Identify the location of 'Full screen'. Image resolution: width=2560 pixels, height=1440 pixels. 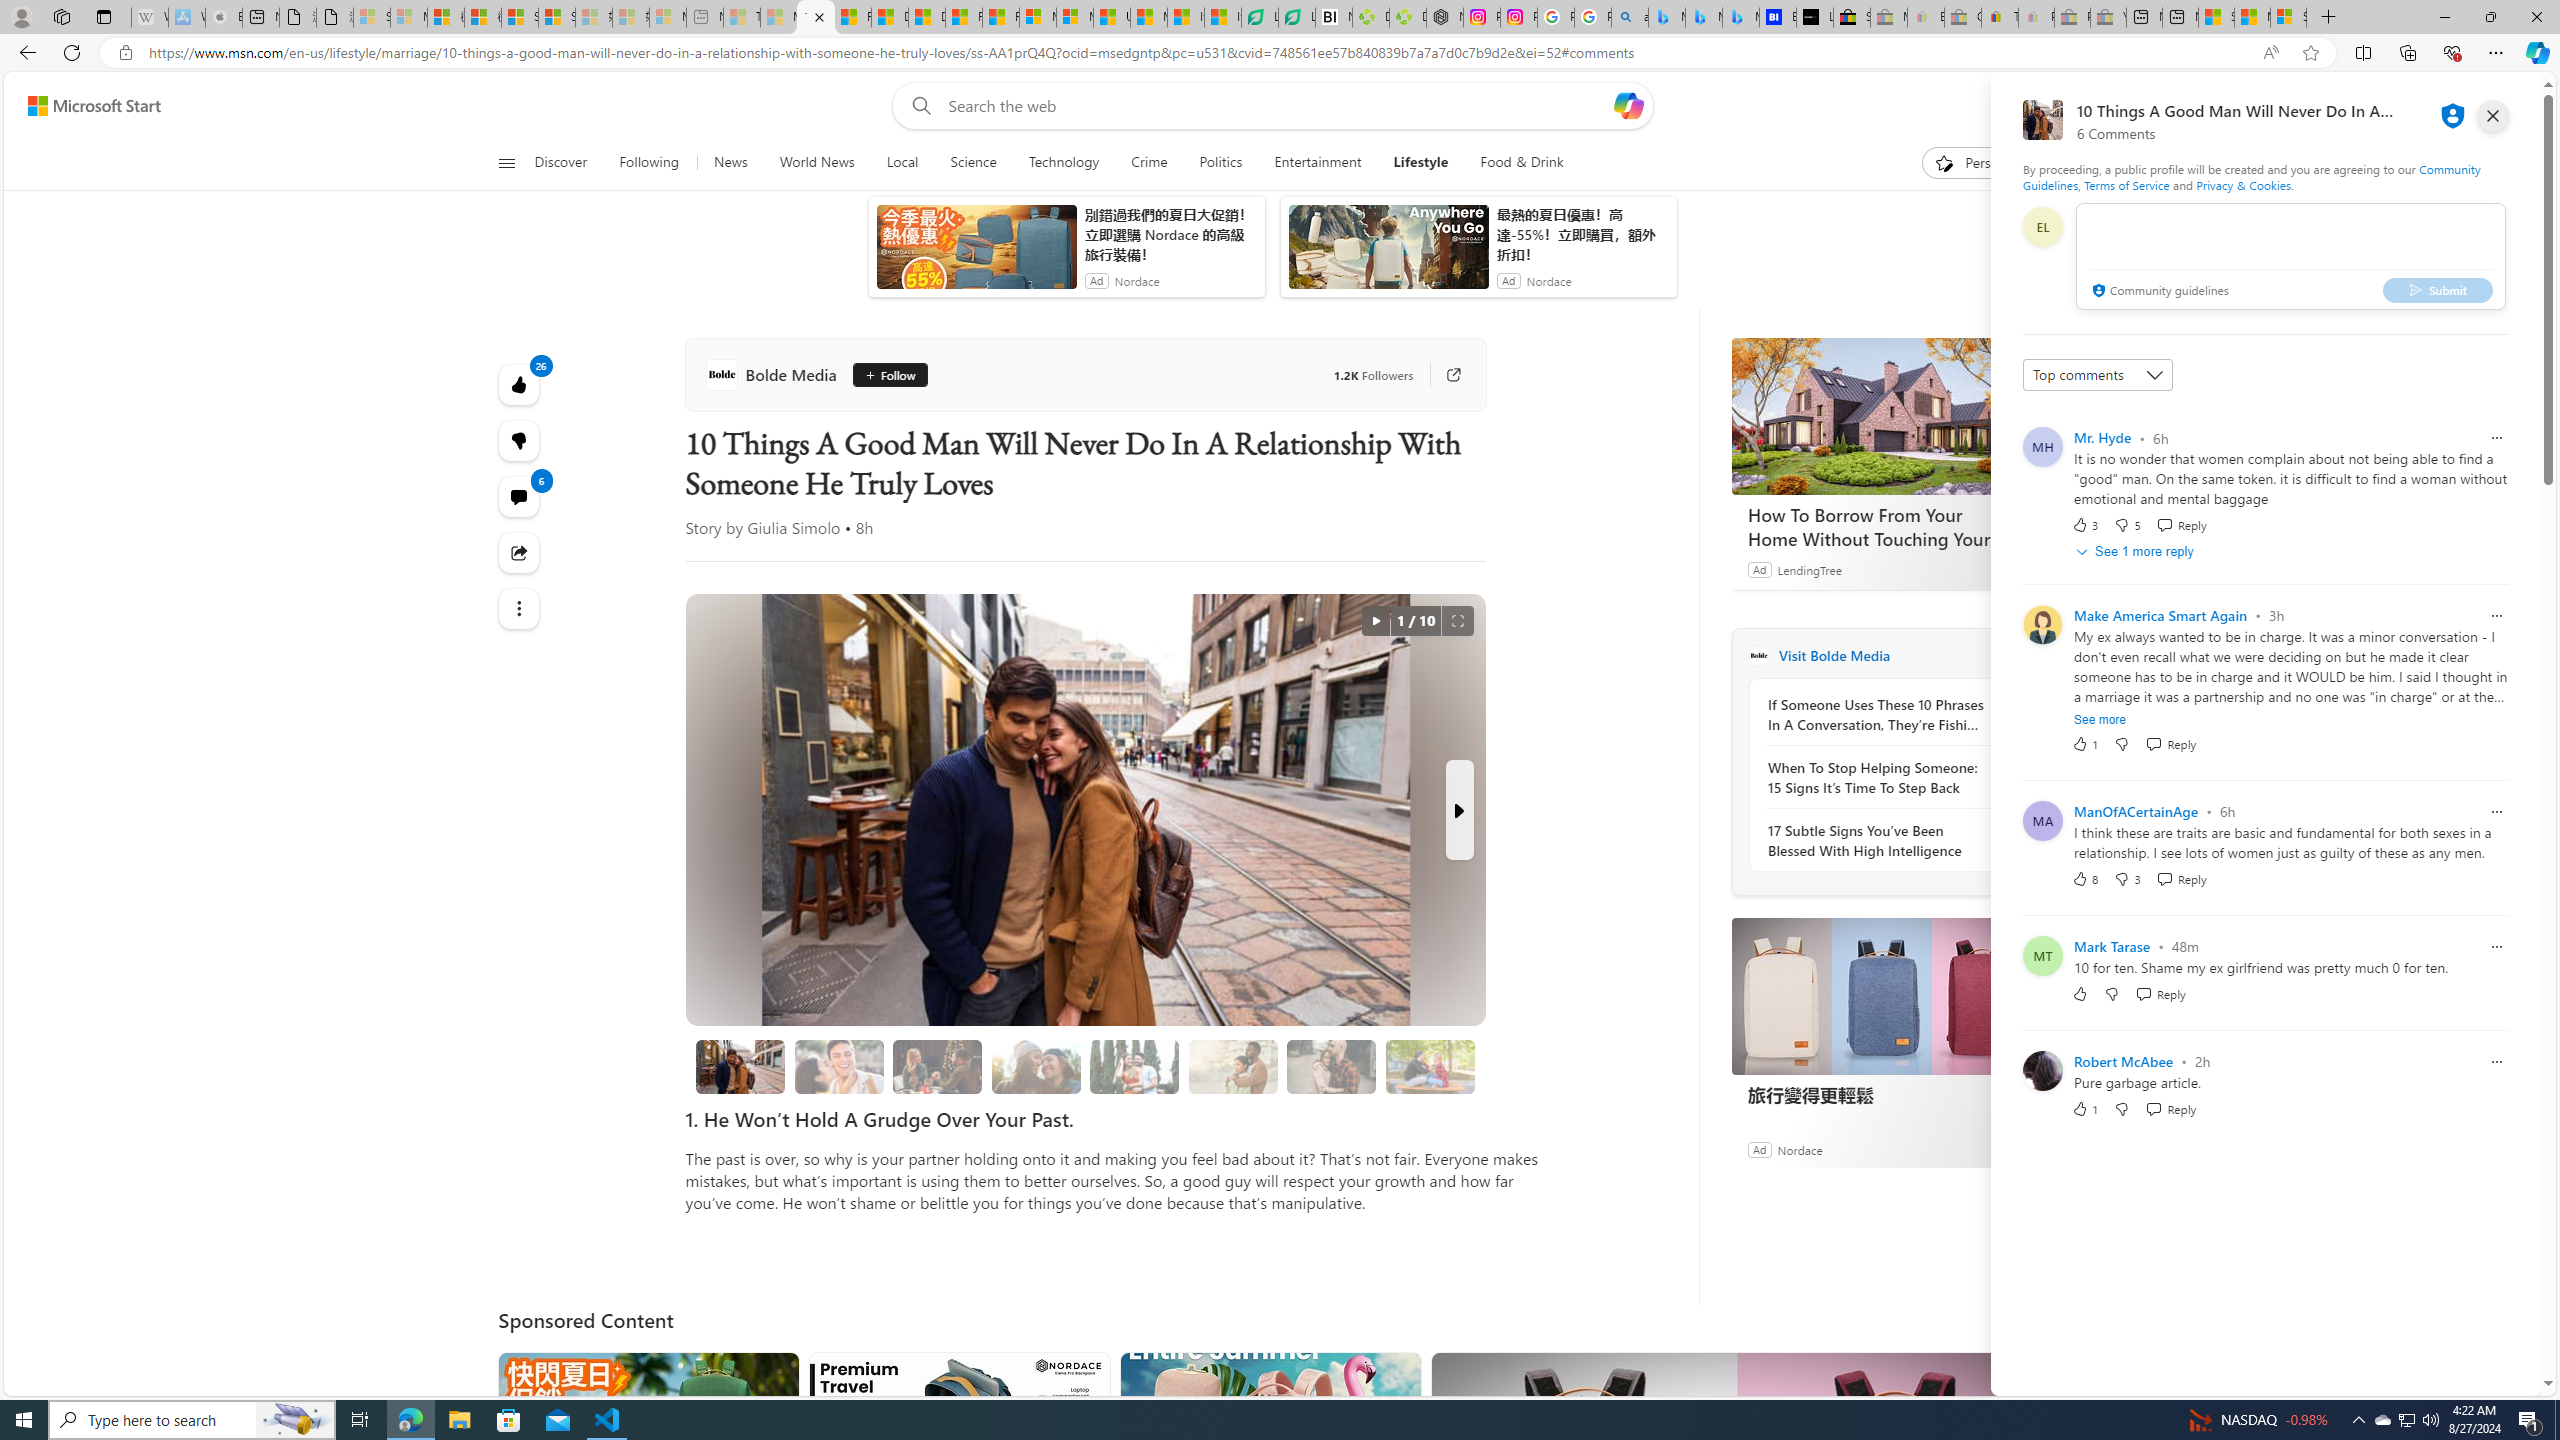
(1456, 620).